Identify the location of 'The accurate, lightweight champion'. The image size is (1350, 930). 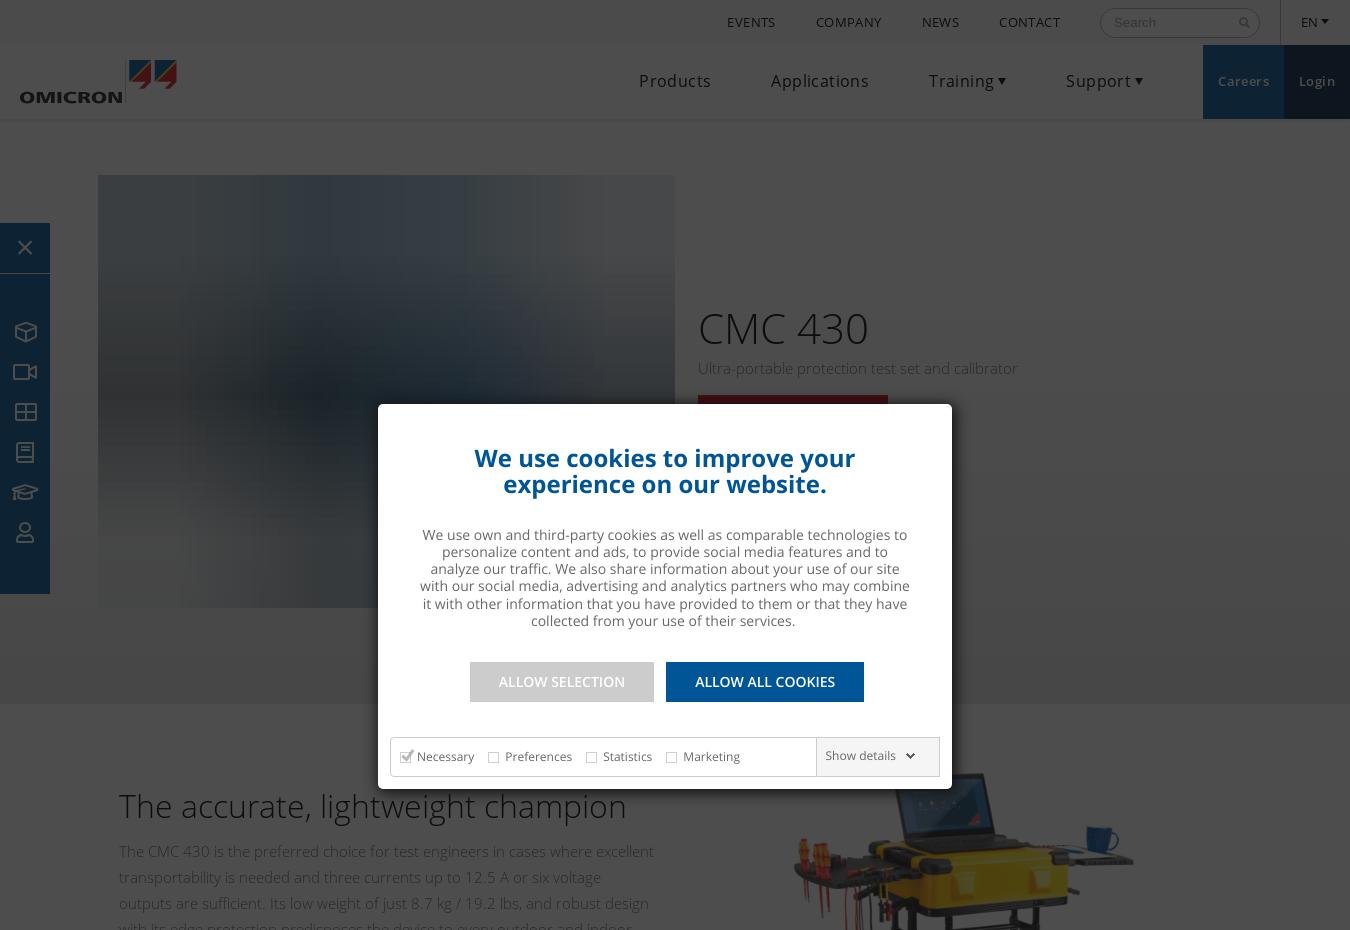
(118, 803).